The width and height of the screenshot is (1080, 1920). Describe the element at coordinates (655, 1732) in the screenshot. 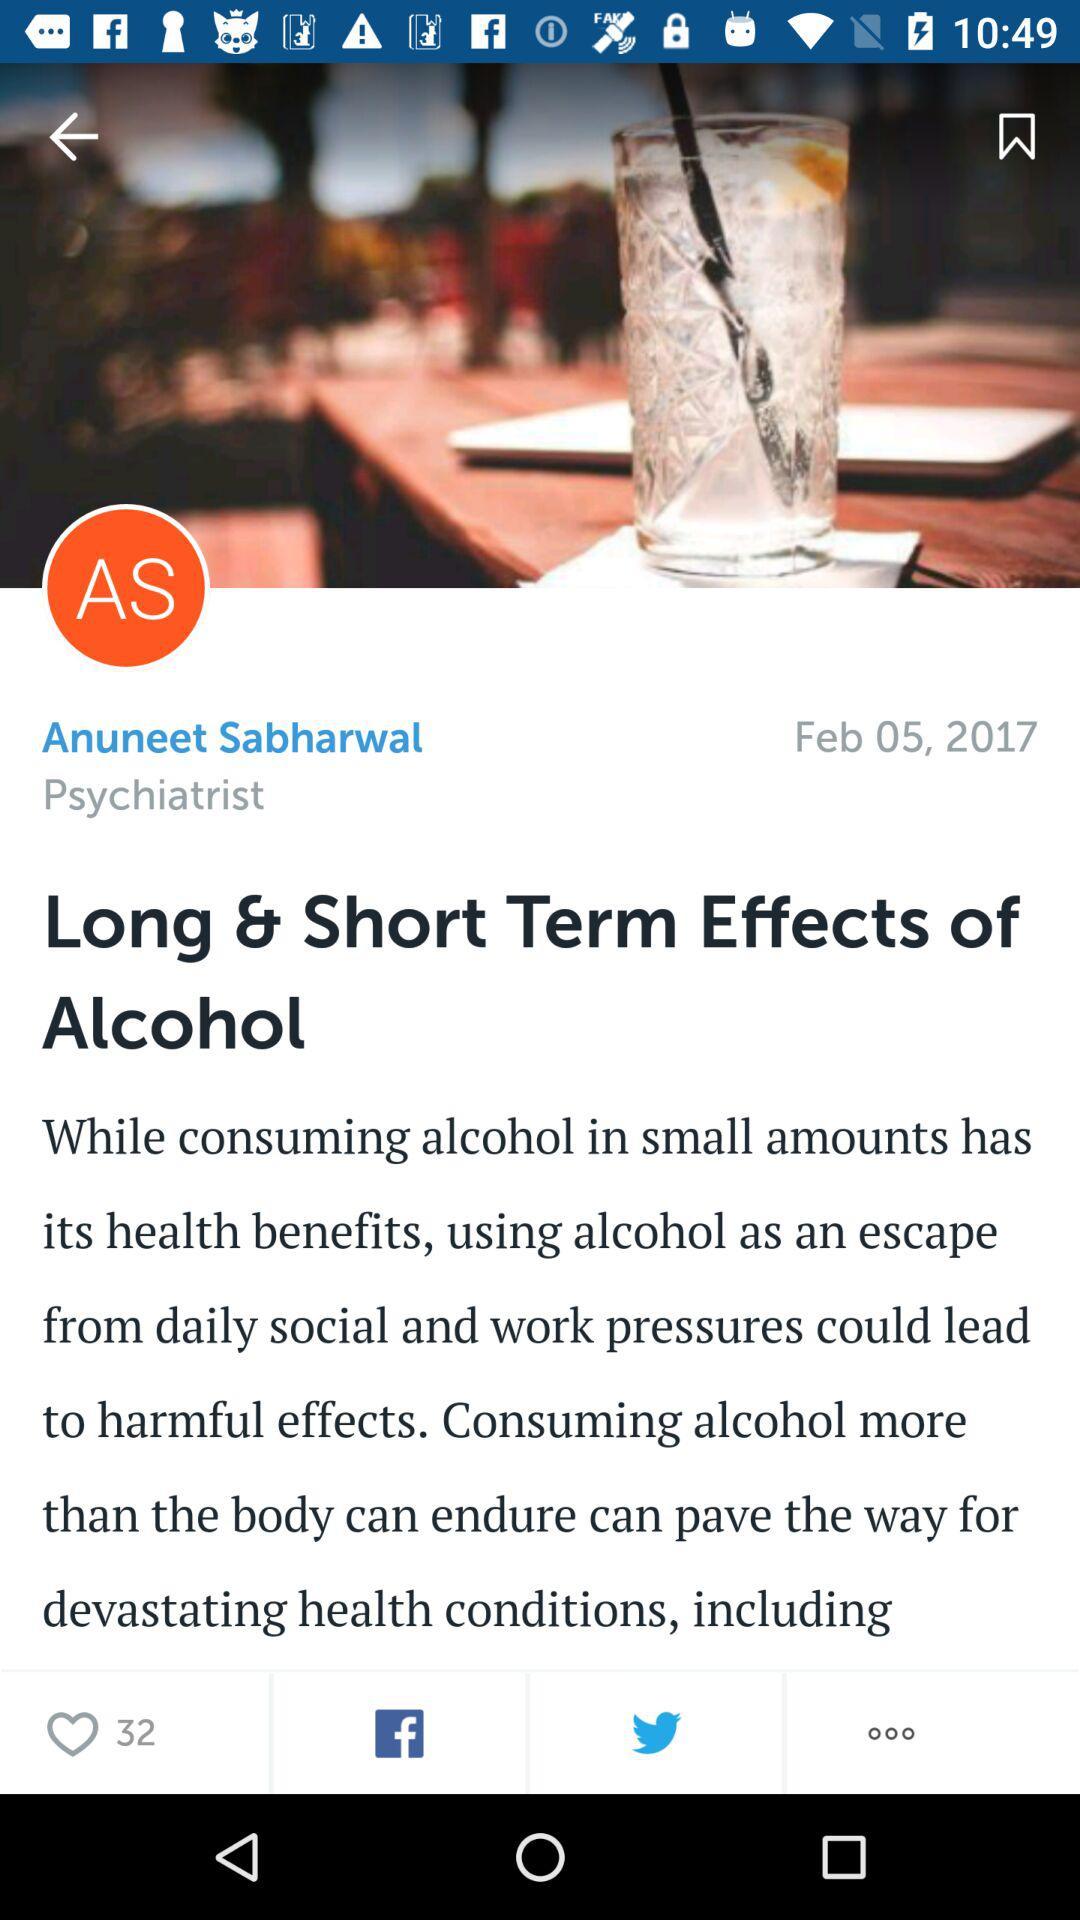

I see `share to twitter` at that location.